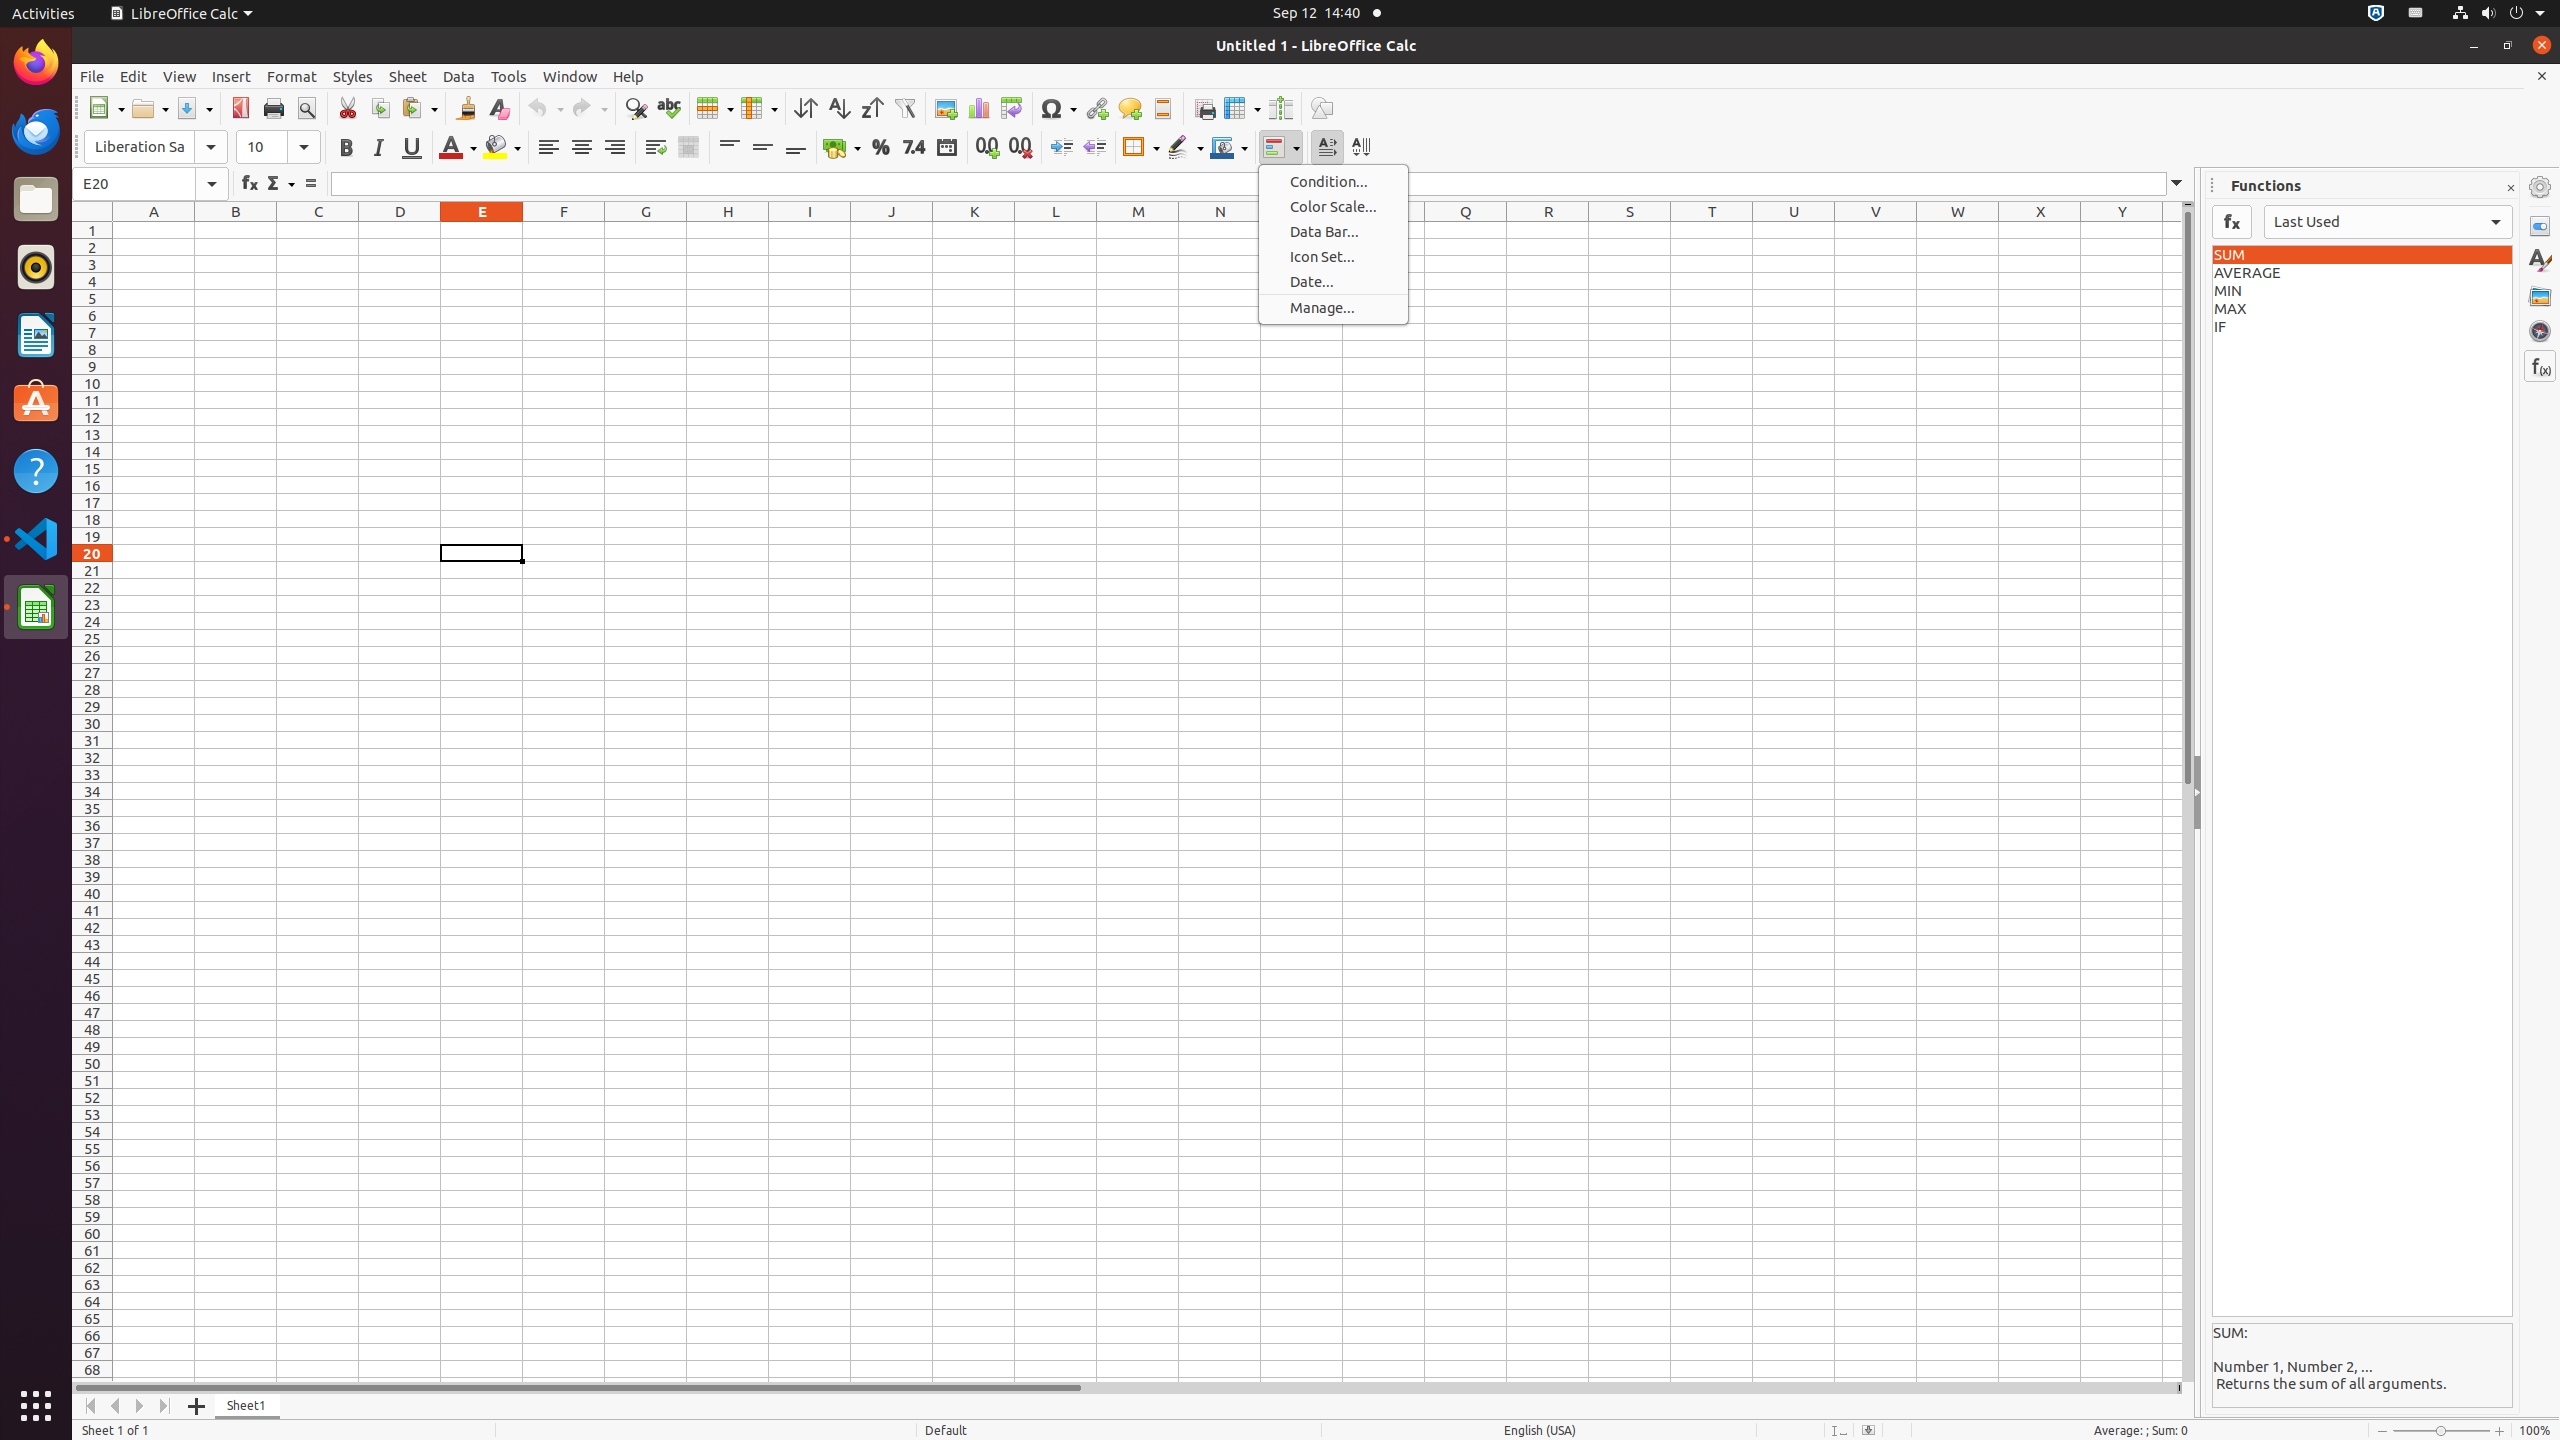 The height and width of the screenshot is (1440, 2560). Describe the element at coordinates (2374, 12) in the screenshot. I see `':1.72/StatusNotifierItem'` at that location.